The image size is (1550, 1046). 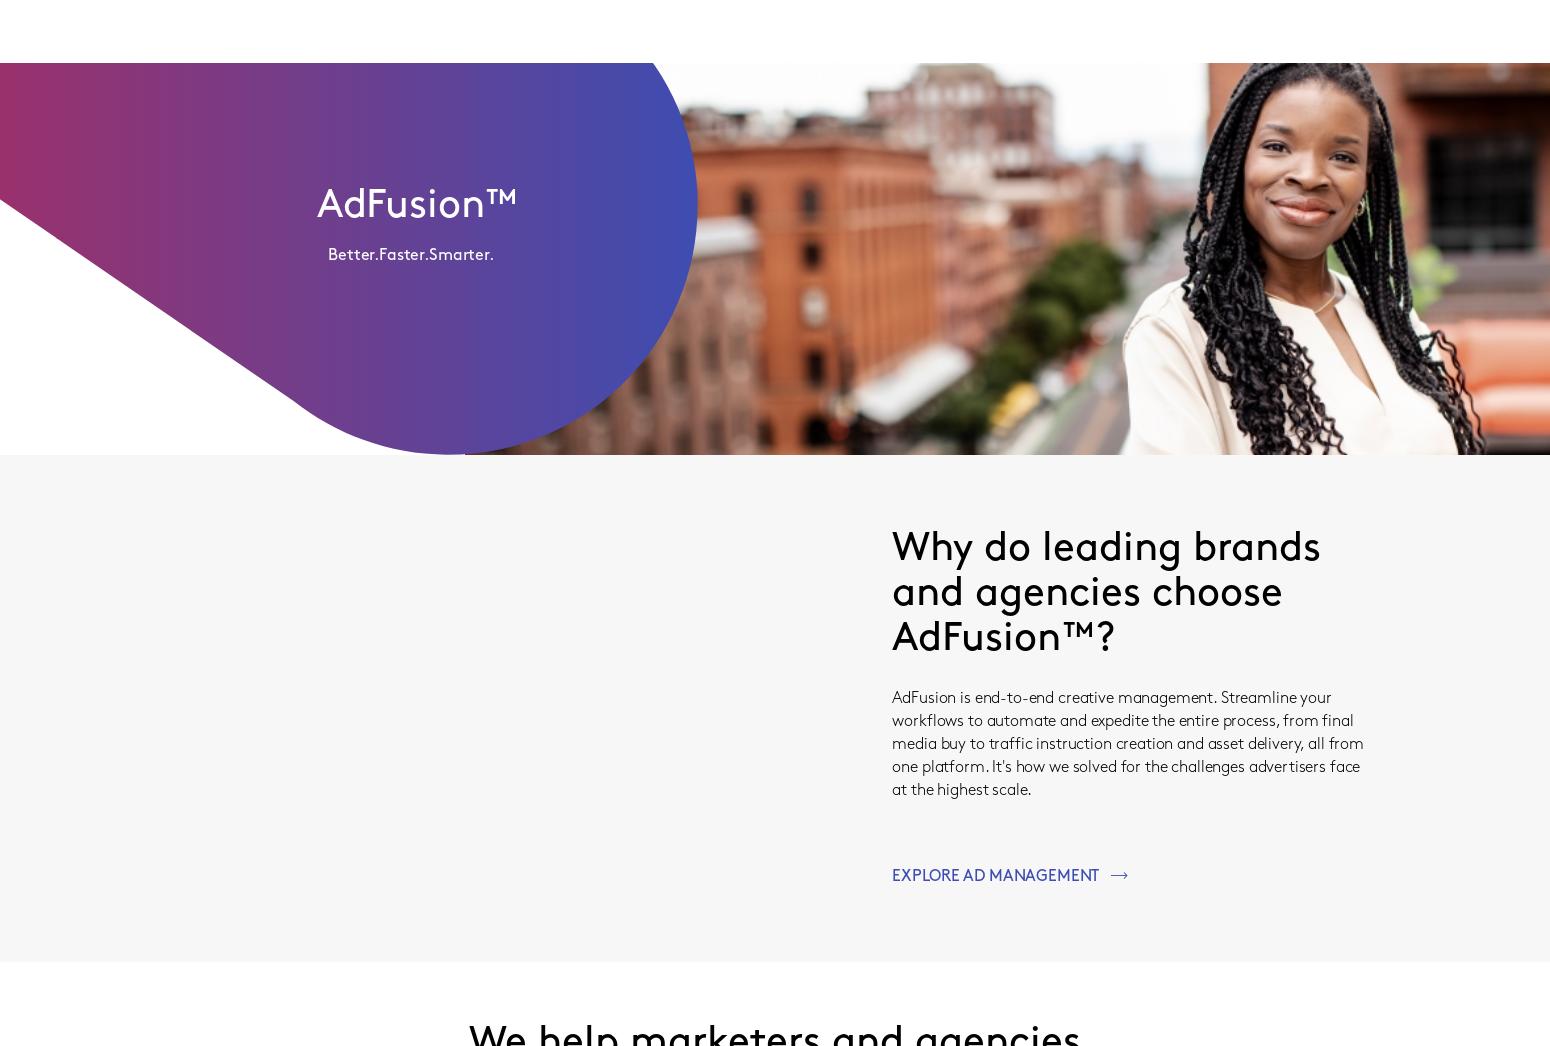 What do you see at coordinates (774, 292) in the screenshot?
I see `'Explore'` at bounding box center [774, 292].